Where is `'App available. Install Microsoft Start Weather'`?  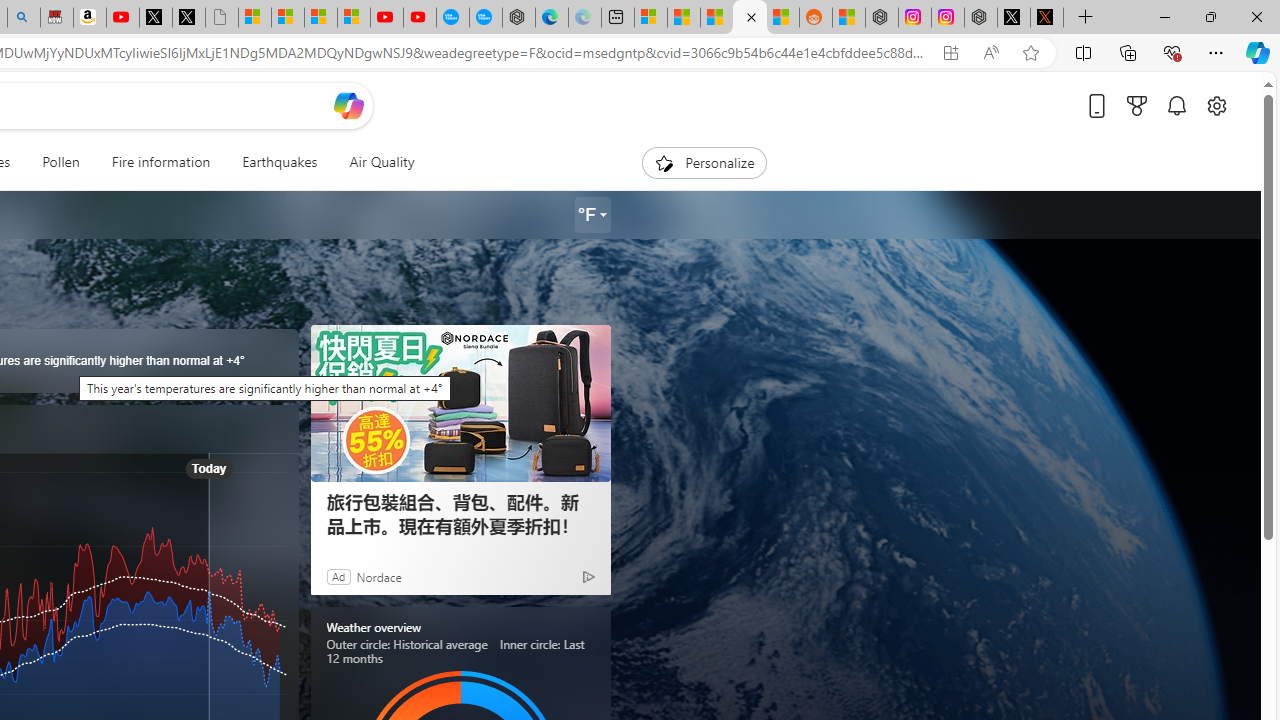 'App available. Install Microsoft Start Weather' is located at coordinates (950, 52).